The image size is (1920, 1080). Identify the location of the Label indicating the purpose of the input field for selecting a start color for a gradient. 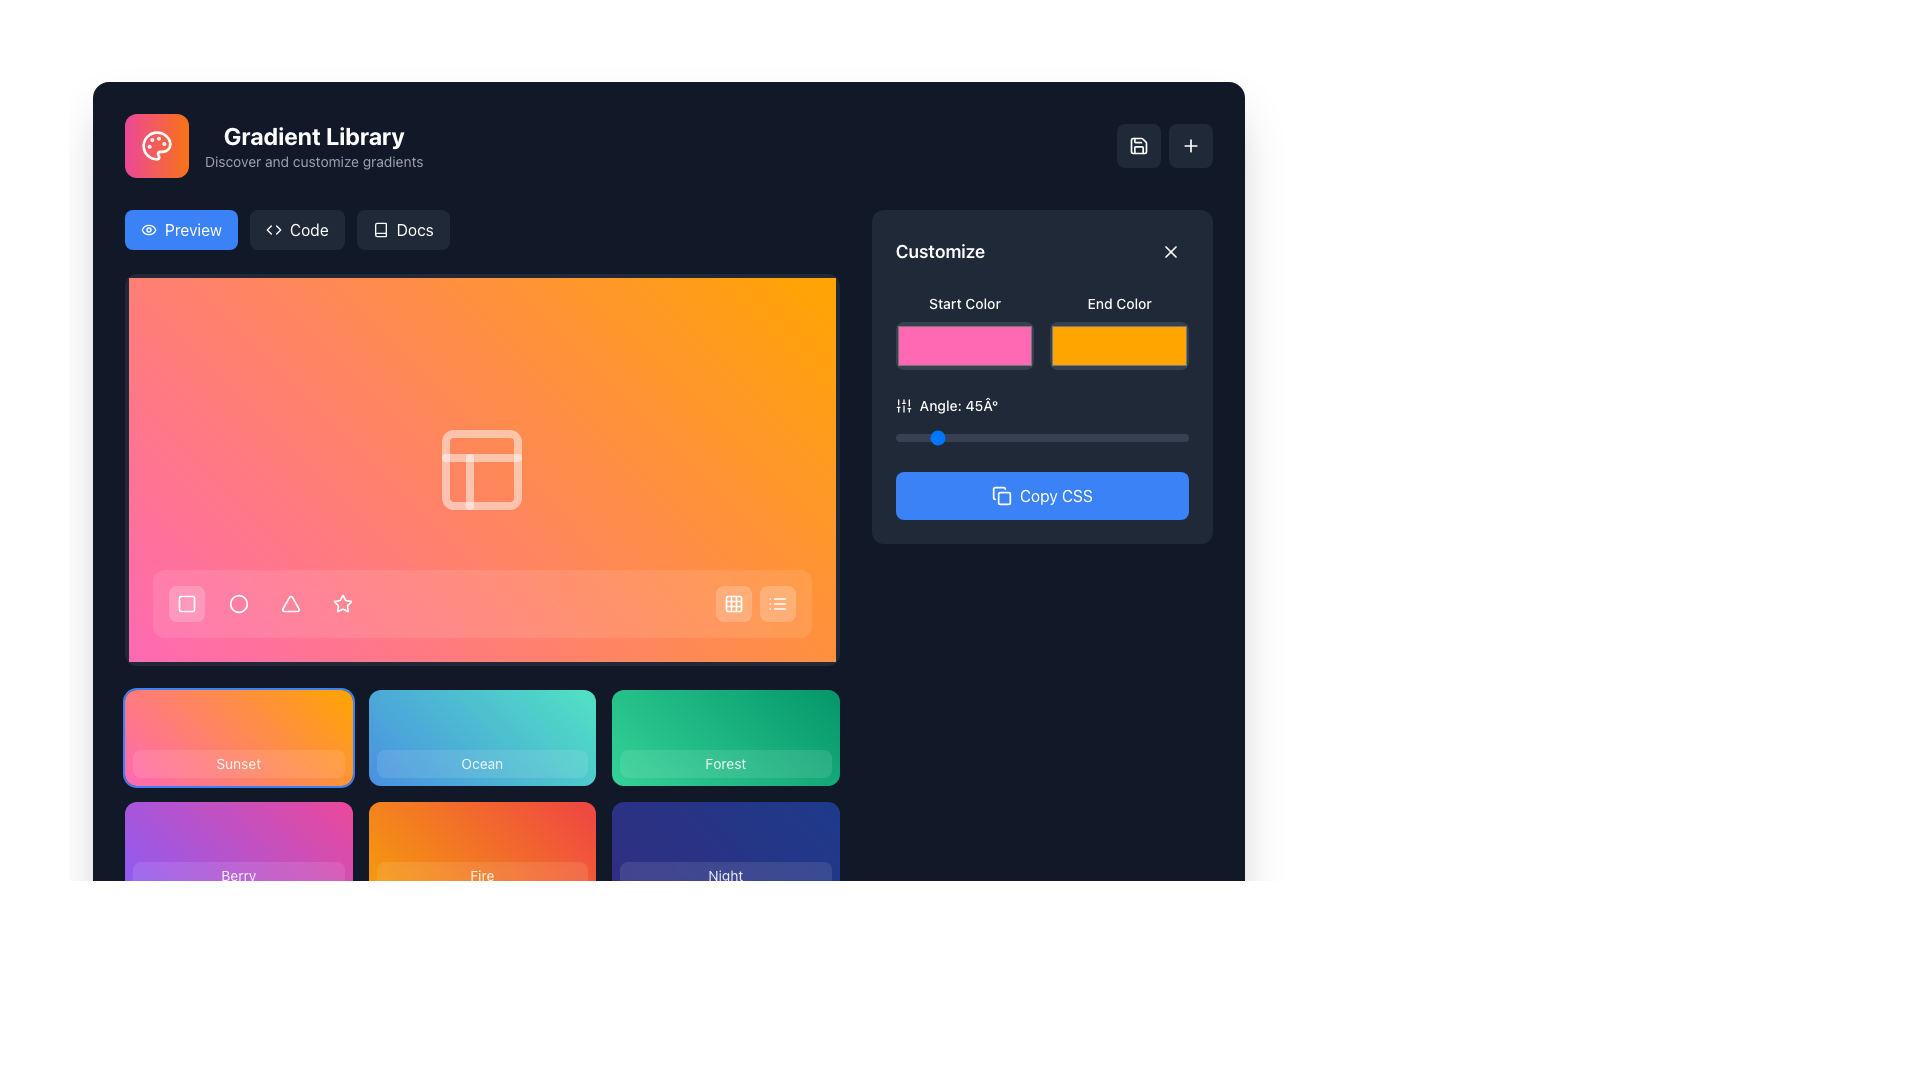
(964, 304).